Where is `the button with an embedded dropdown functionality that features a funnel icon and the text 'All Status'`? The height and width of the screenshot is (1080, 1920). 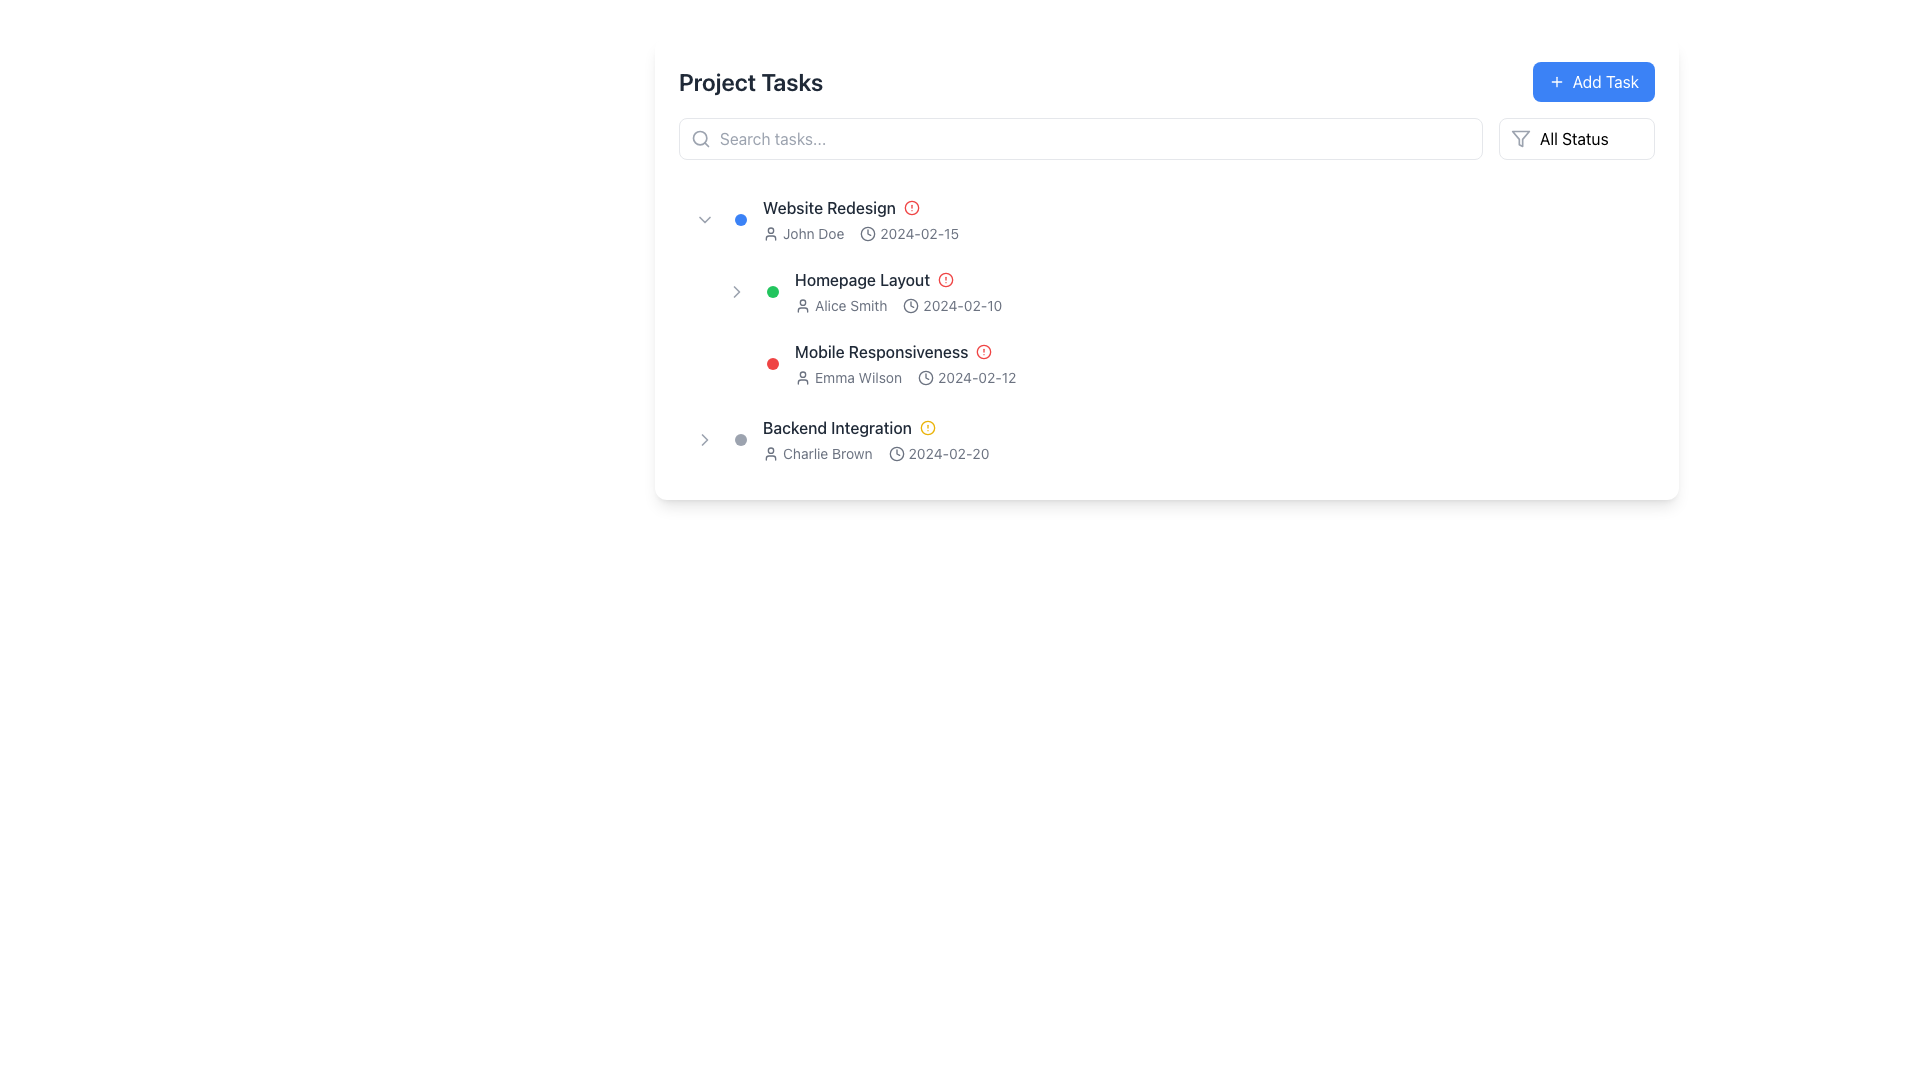
the button with an embedded dropdown functionality that features a funnel icon and the text 'All Status' is located at coordinates (1576, 137).